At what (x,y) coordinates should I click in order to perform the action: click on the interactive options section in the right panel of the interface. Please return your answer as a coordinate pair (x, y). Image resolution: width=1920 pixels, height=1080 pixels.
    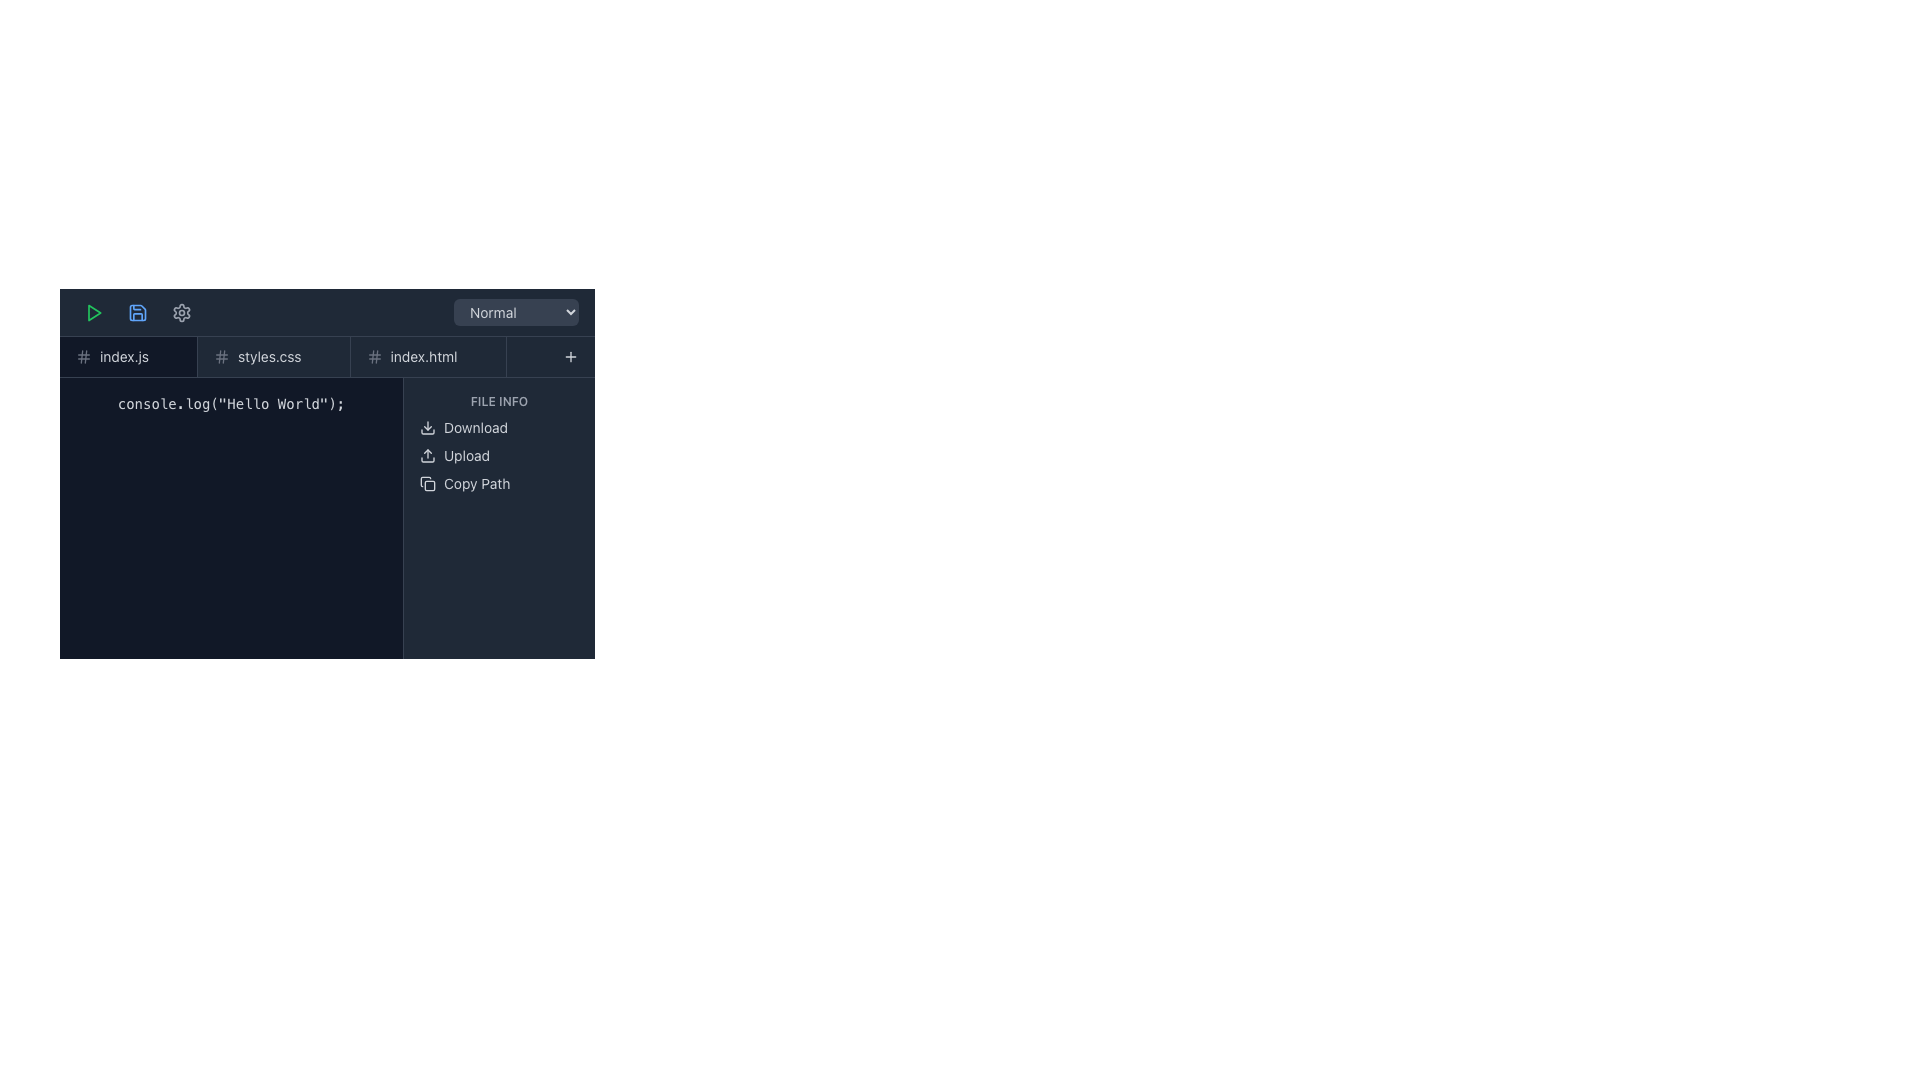
    Looking at the image, I should click on (499, 442).